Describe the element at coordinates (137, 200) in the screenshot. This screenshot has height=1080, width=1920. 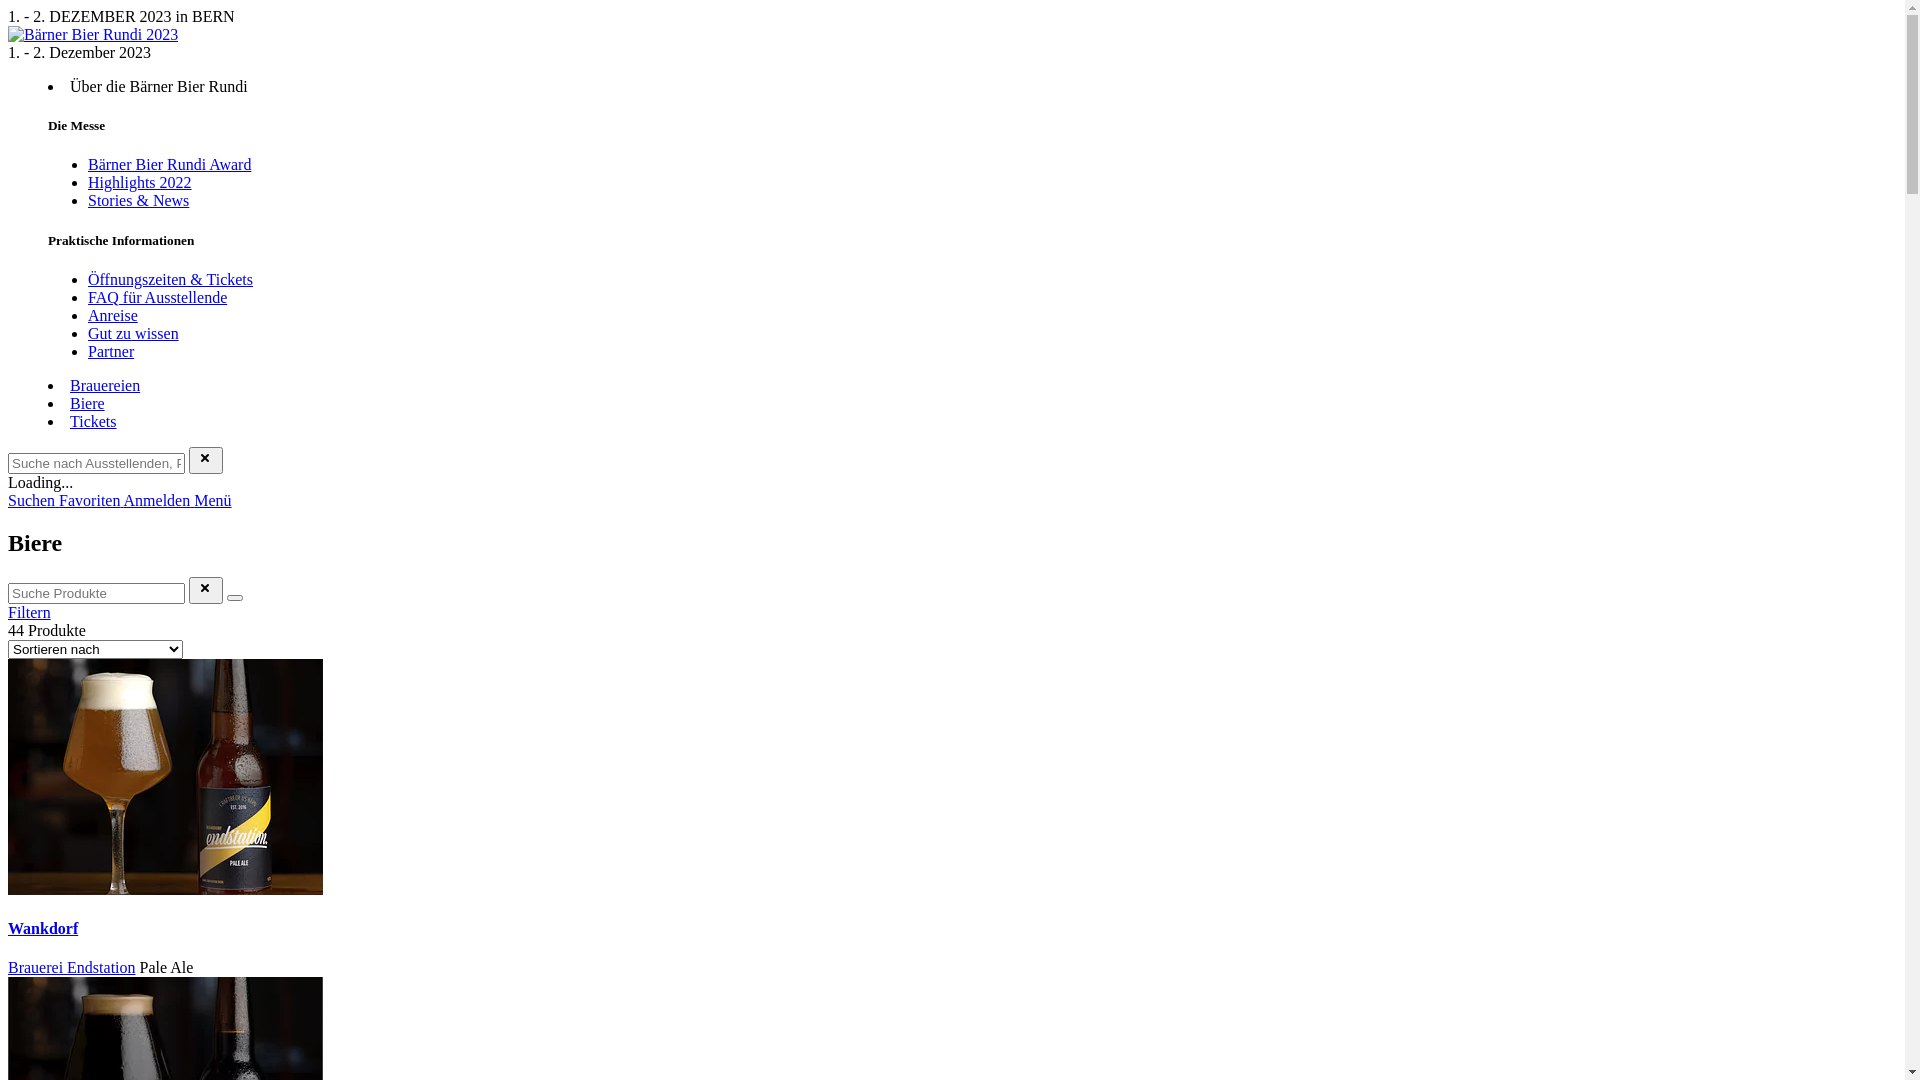
I see `'Stories & News'` at that location.